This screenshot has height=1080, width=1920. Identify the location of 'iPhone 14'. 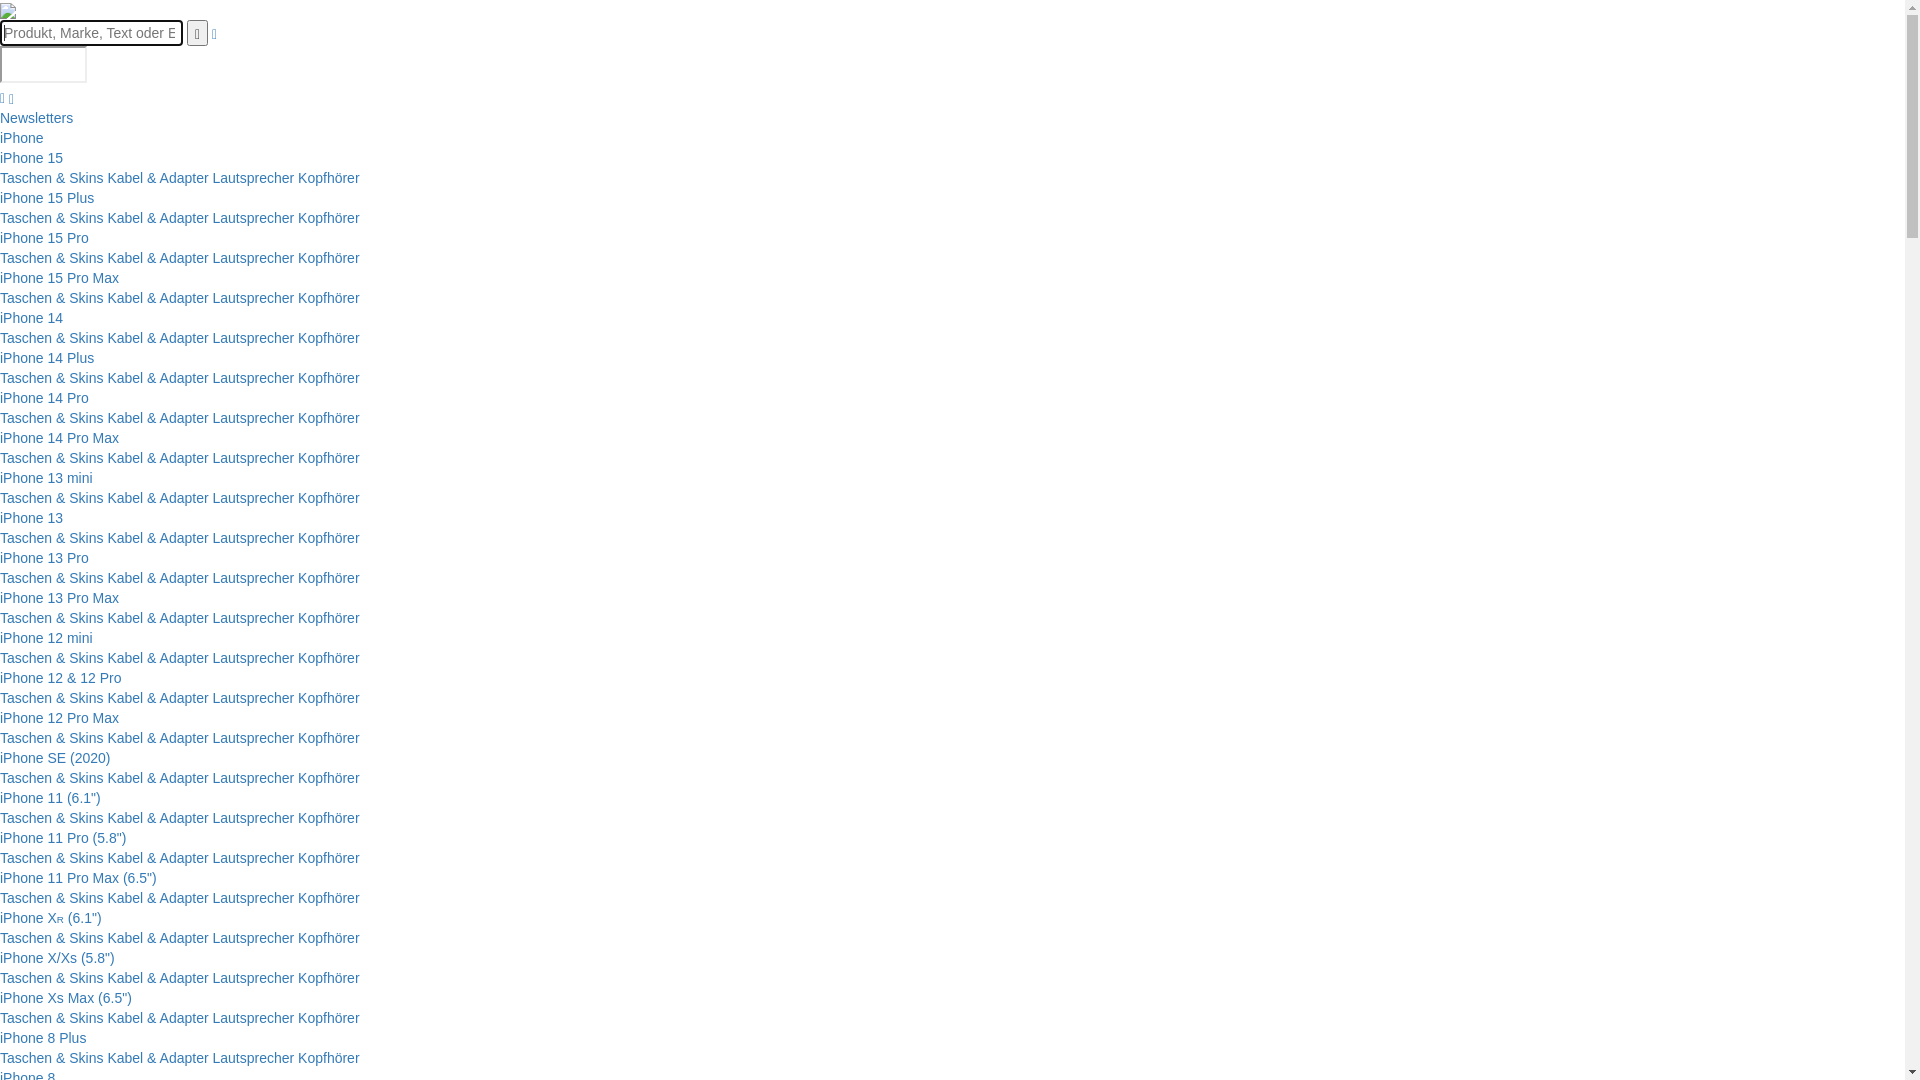
(31, 316).